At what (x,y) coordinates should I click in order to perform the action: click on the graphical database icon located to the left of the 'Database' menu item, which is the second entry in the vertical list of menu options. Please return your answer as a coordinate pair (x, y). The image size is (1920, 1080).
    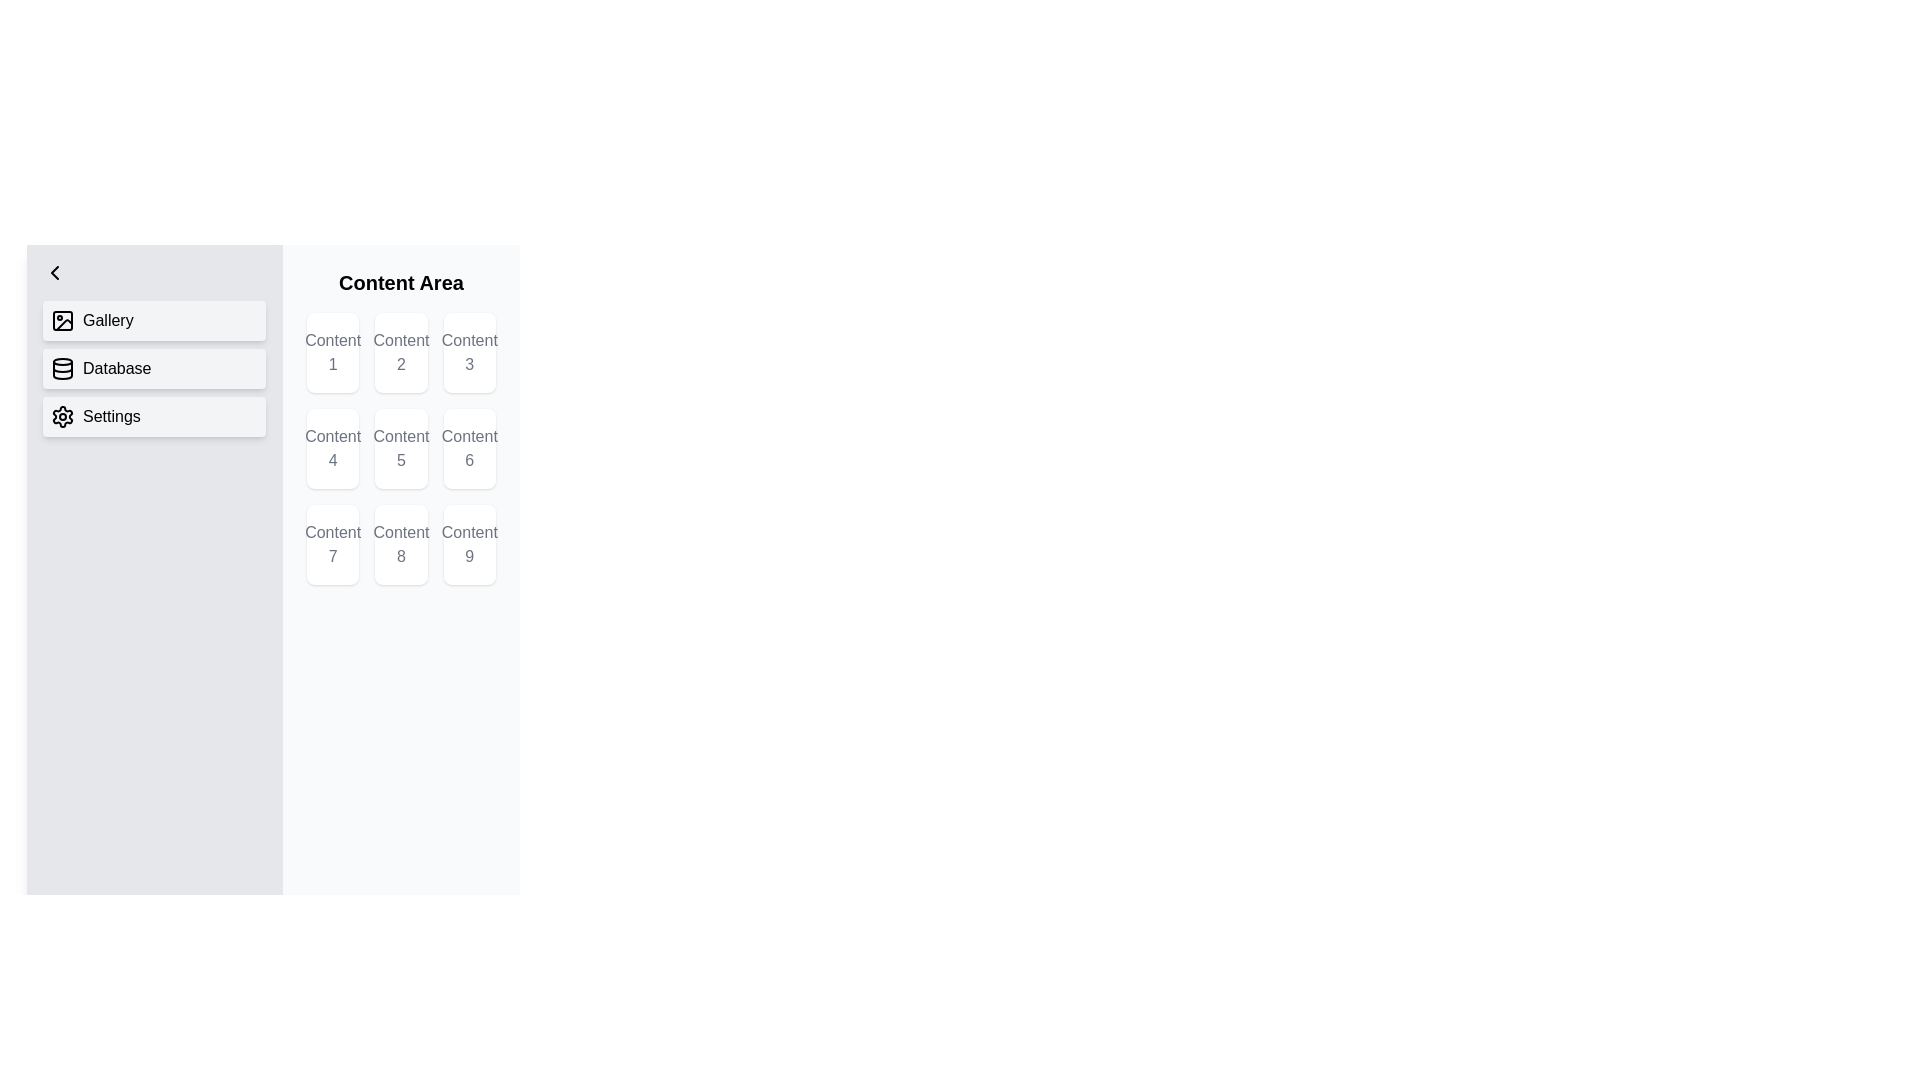
    Looking at the image, I should click on (62, 369).